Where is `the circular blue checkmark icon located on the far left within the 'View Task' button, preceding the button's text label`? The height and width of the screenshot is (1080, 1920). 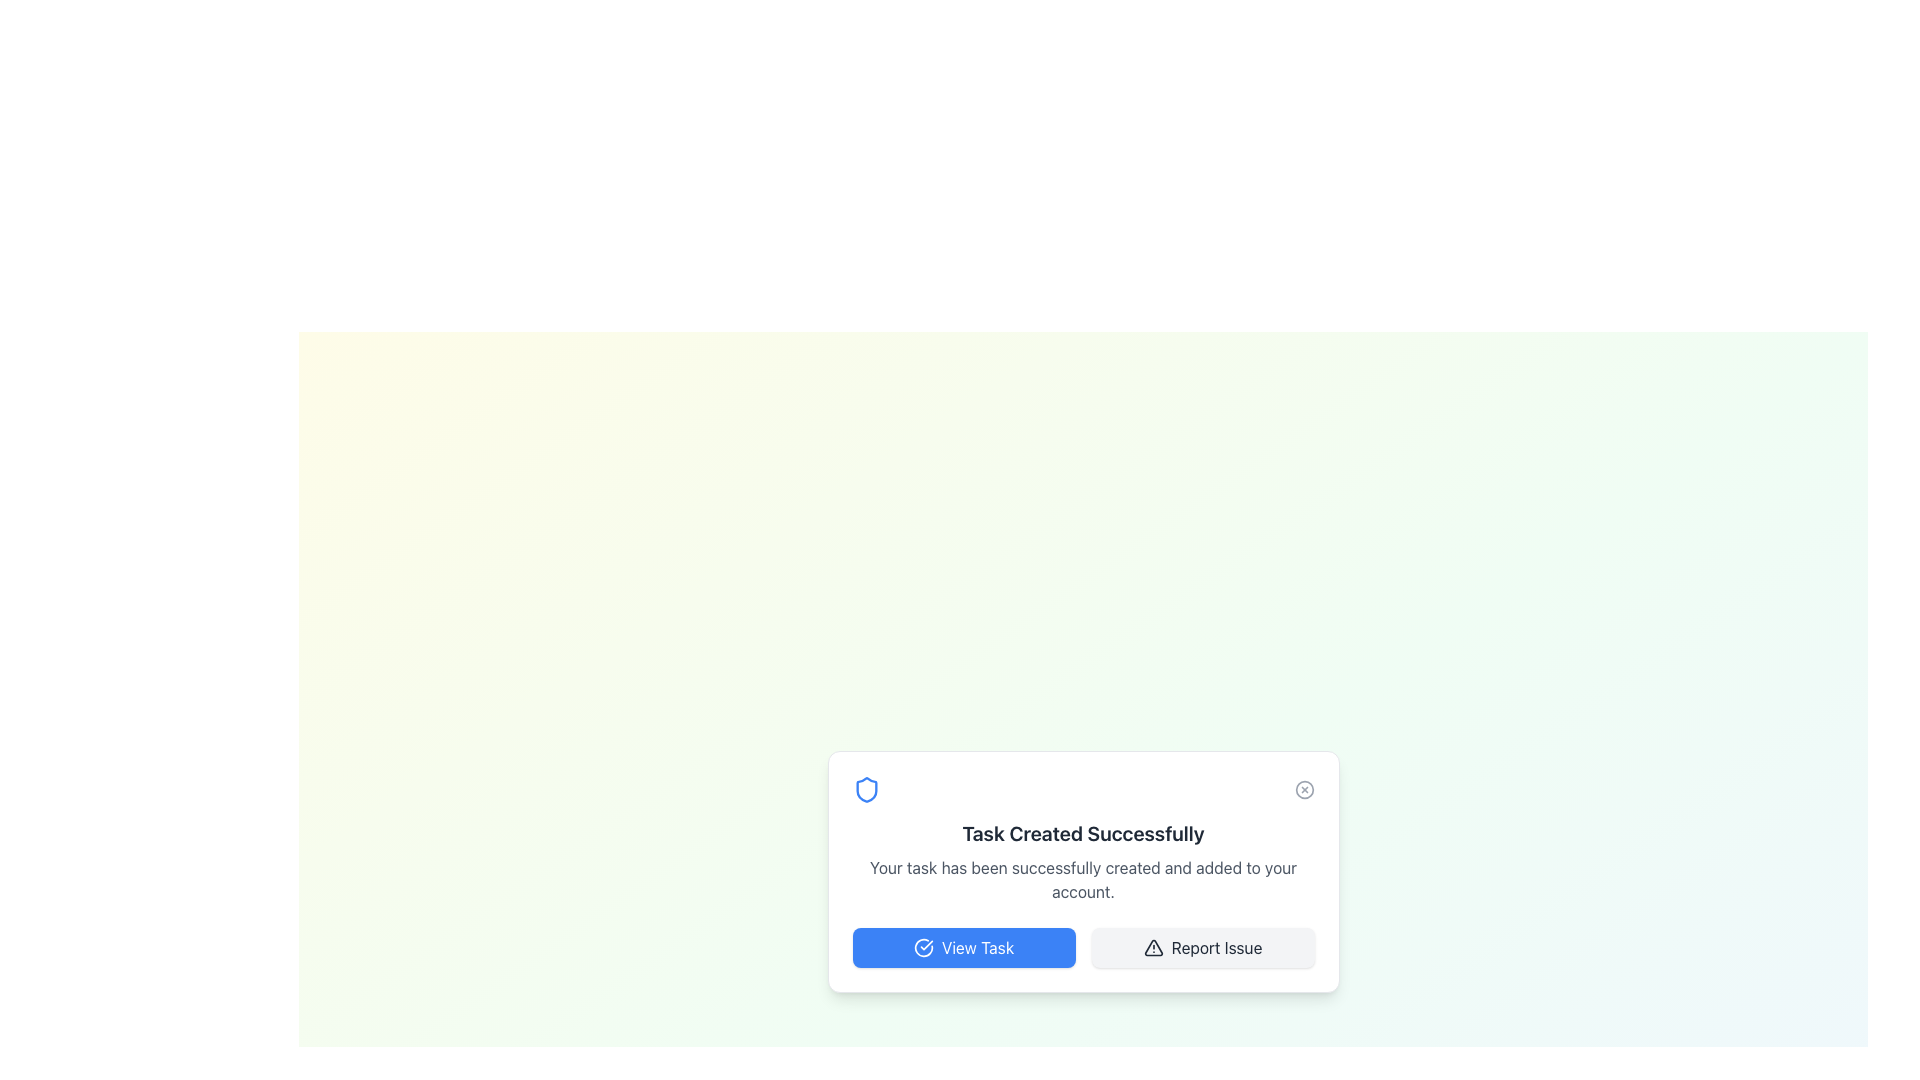 the circular blue checkmark icon located on the far left within the 'View Task' button, preceding the button's text label is located at coordinates (922, 947).